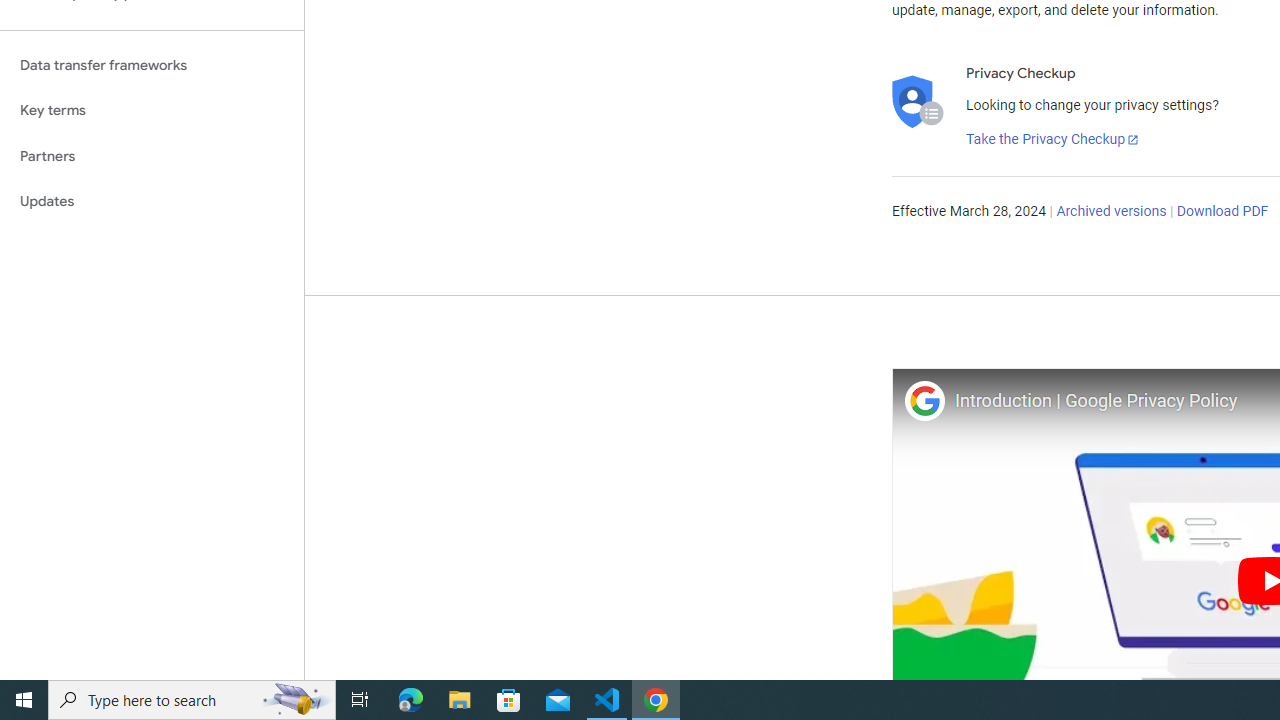 The height and width of the screenshot is (720, 1280). I want to click on 'Partners', so click(151, 155).